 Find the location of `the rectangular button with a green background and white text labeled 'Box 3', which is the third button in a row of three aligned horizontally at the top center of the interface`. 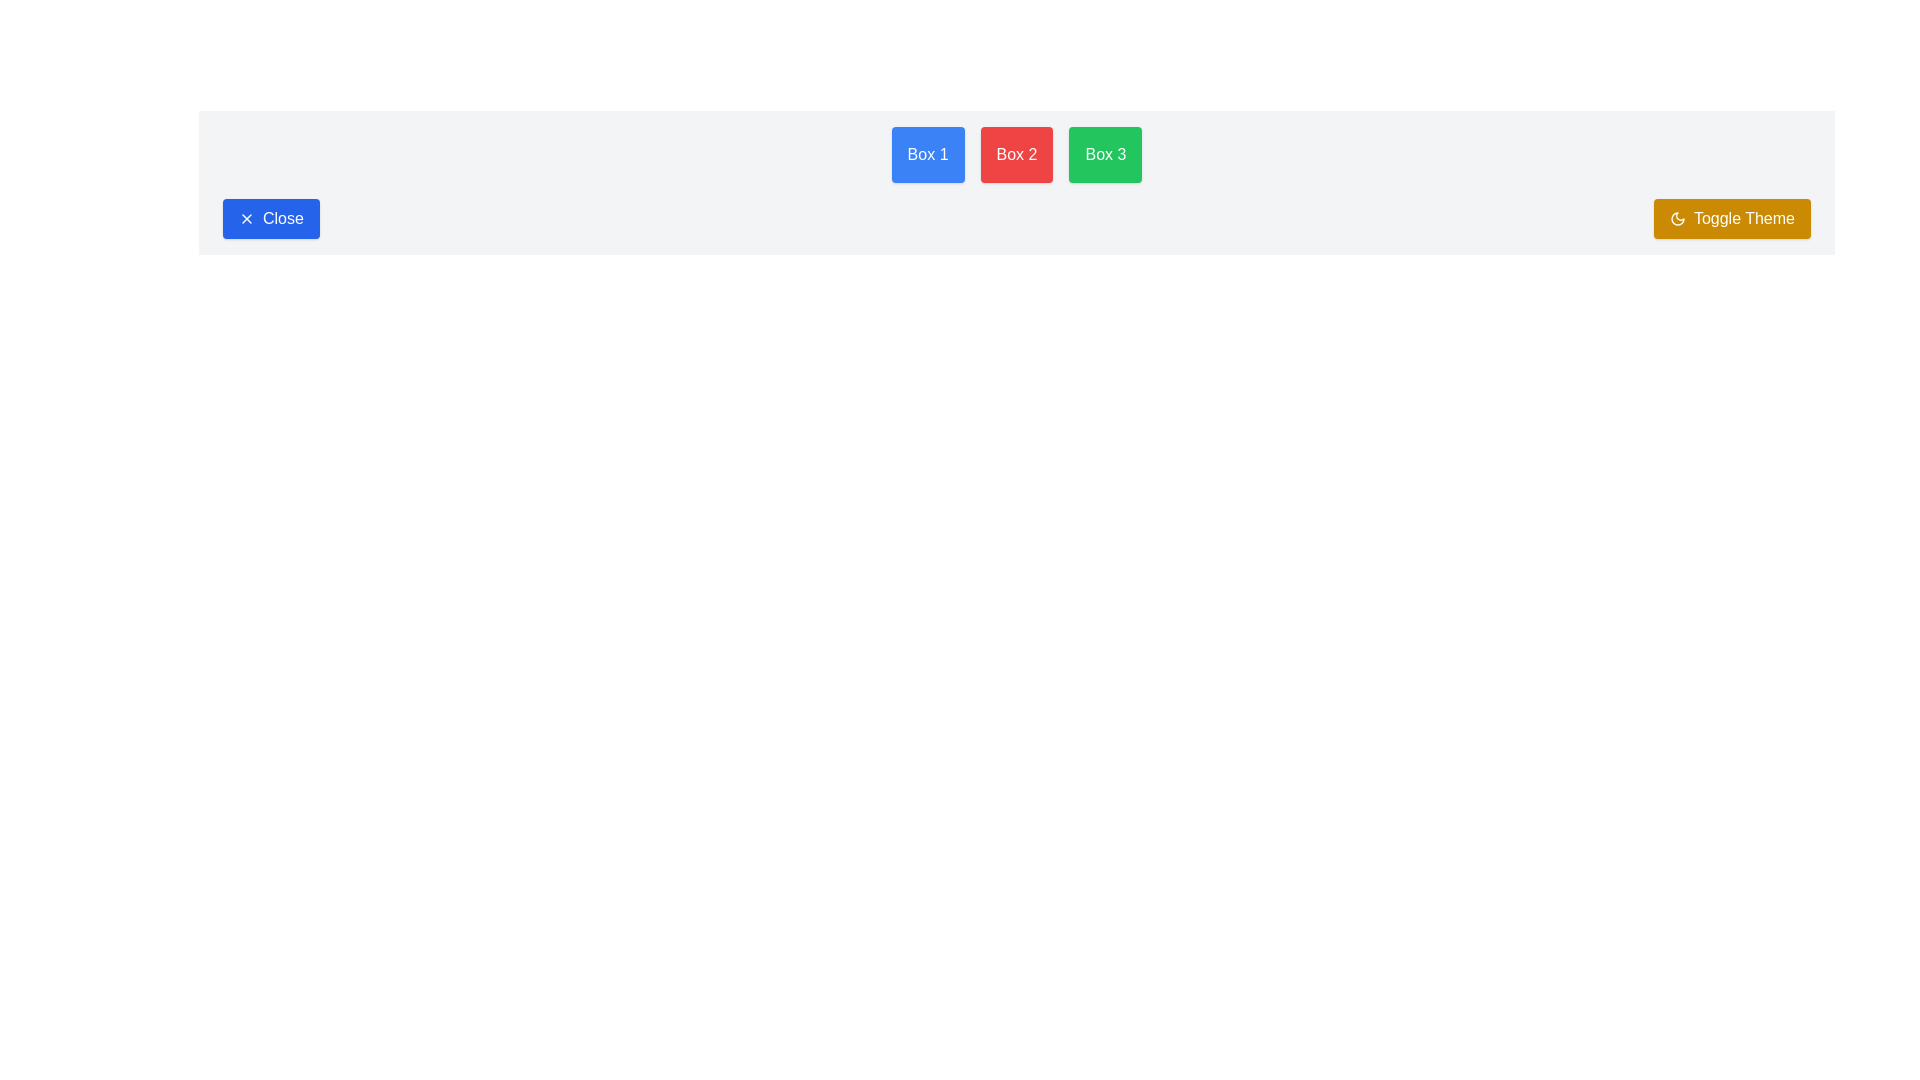

the rectangular button with a green background and white text labeled 'Box 3', which is the third button in a row of three aligned horizontally at the top center of the interface is located at coordinates (1104, 153).